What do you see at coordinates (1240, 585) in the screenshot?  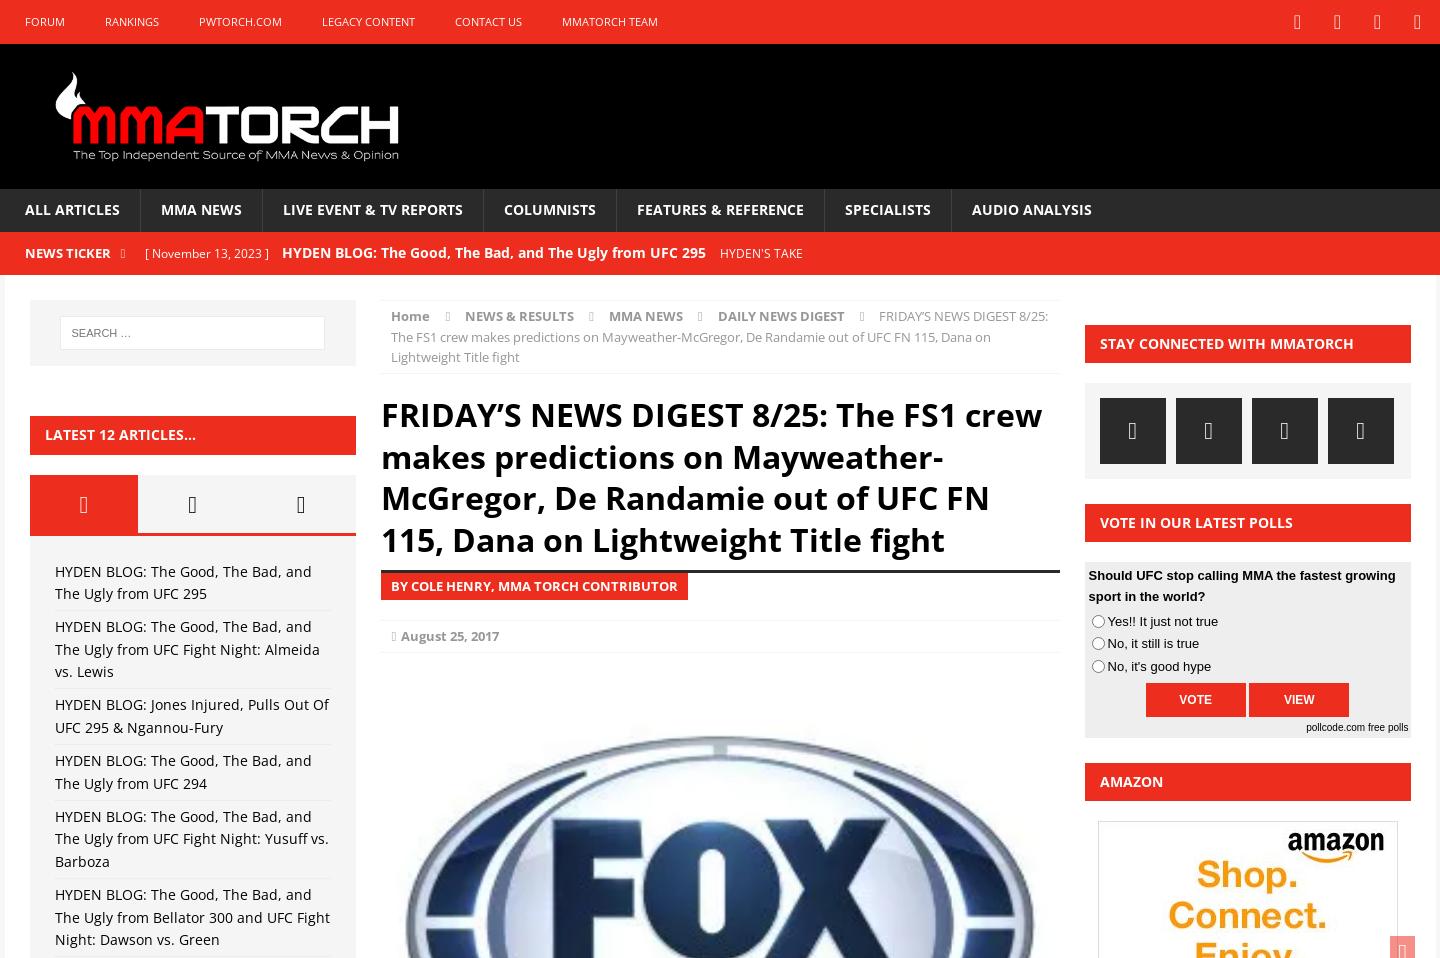 I see `'Should UFC stop calling MMA the fastest growing sport in the world?'` at bounding box center [1240, 585].